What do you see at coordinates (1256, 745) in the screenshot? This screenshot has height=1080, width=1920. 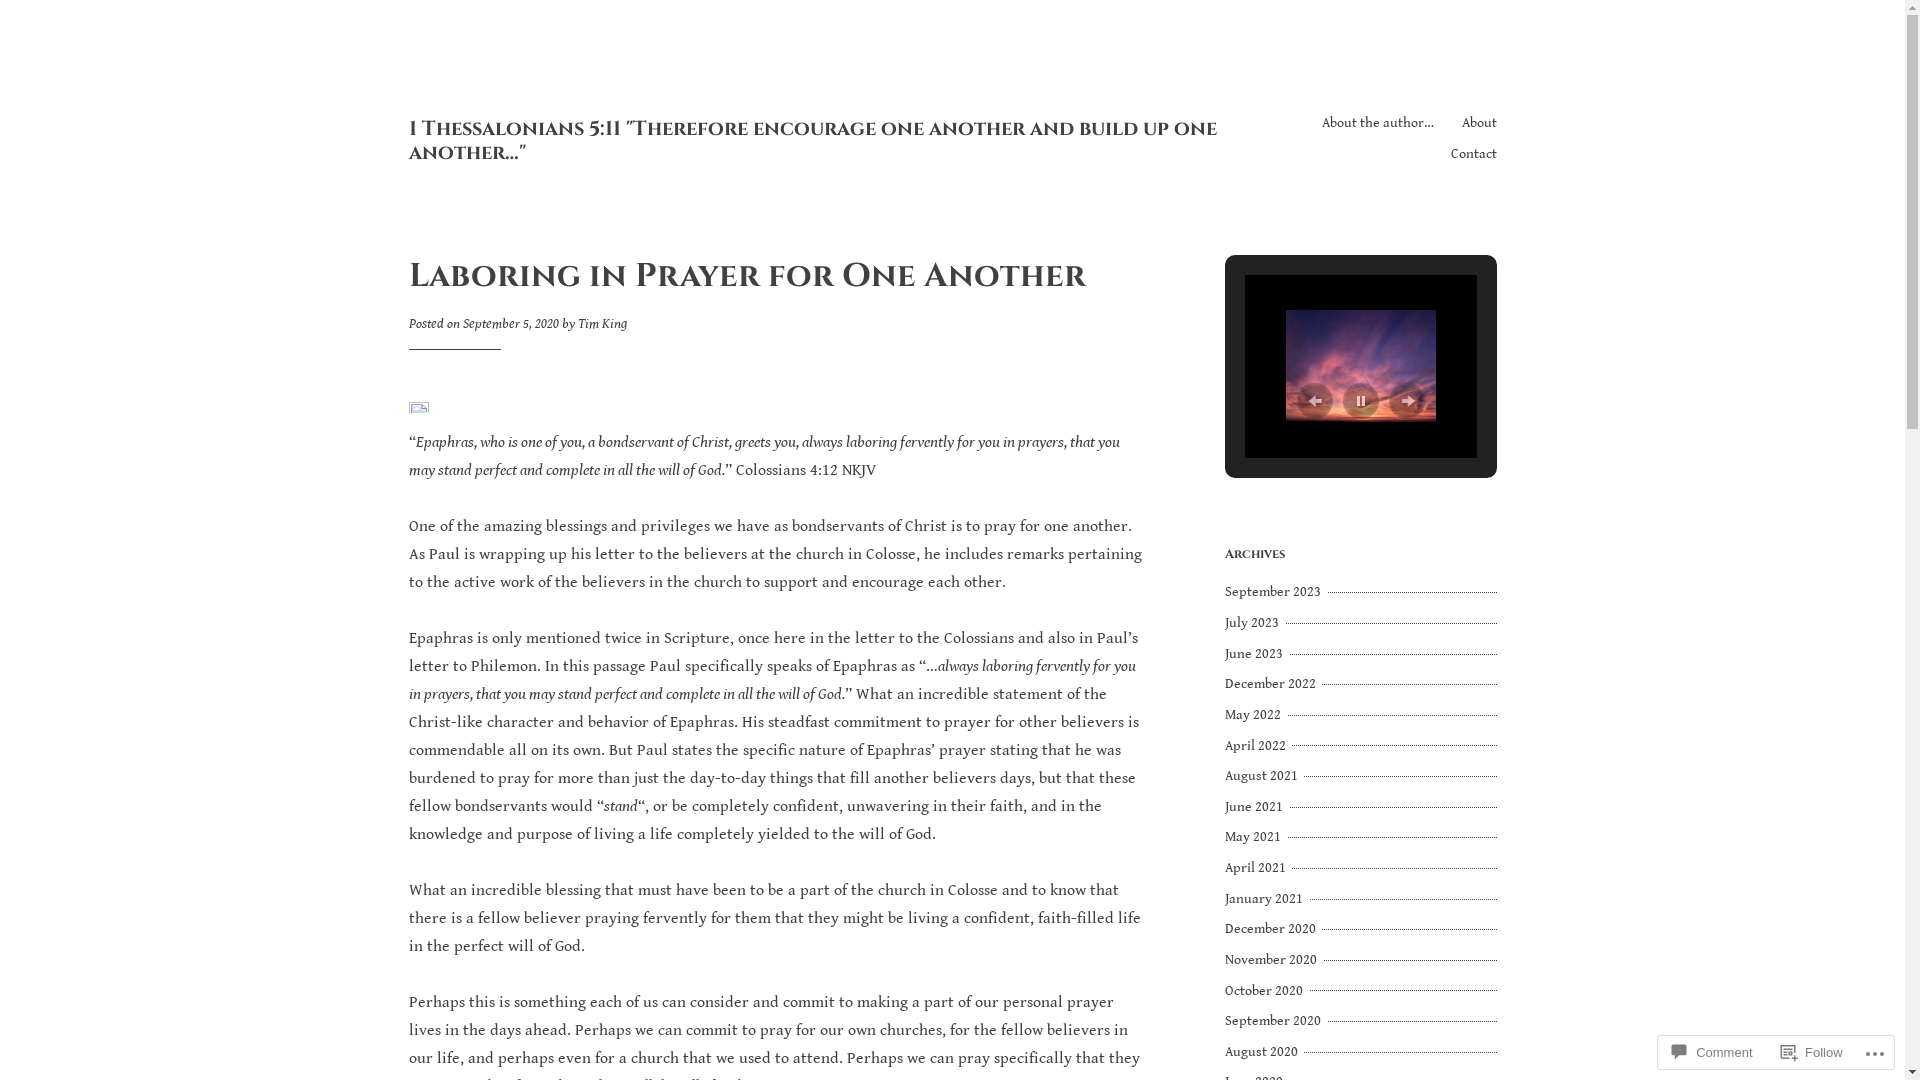 I see `'April 2022'` at bounding box center [1256, 745].